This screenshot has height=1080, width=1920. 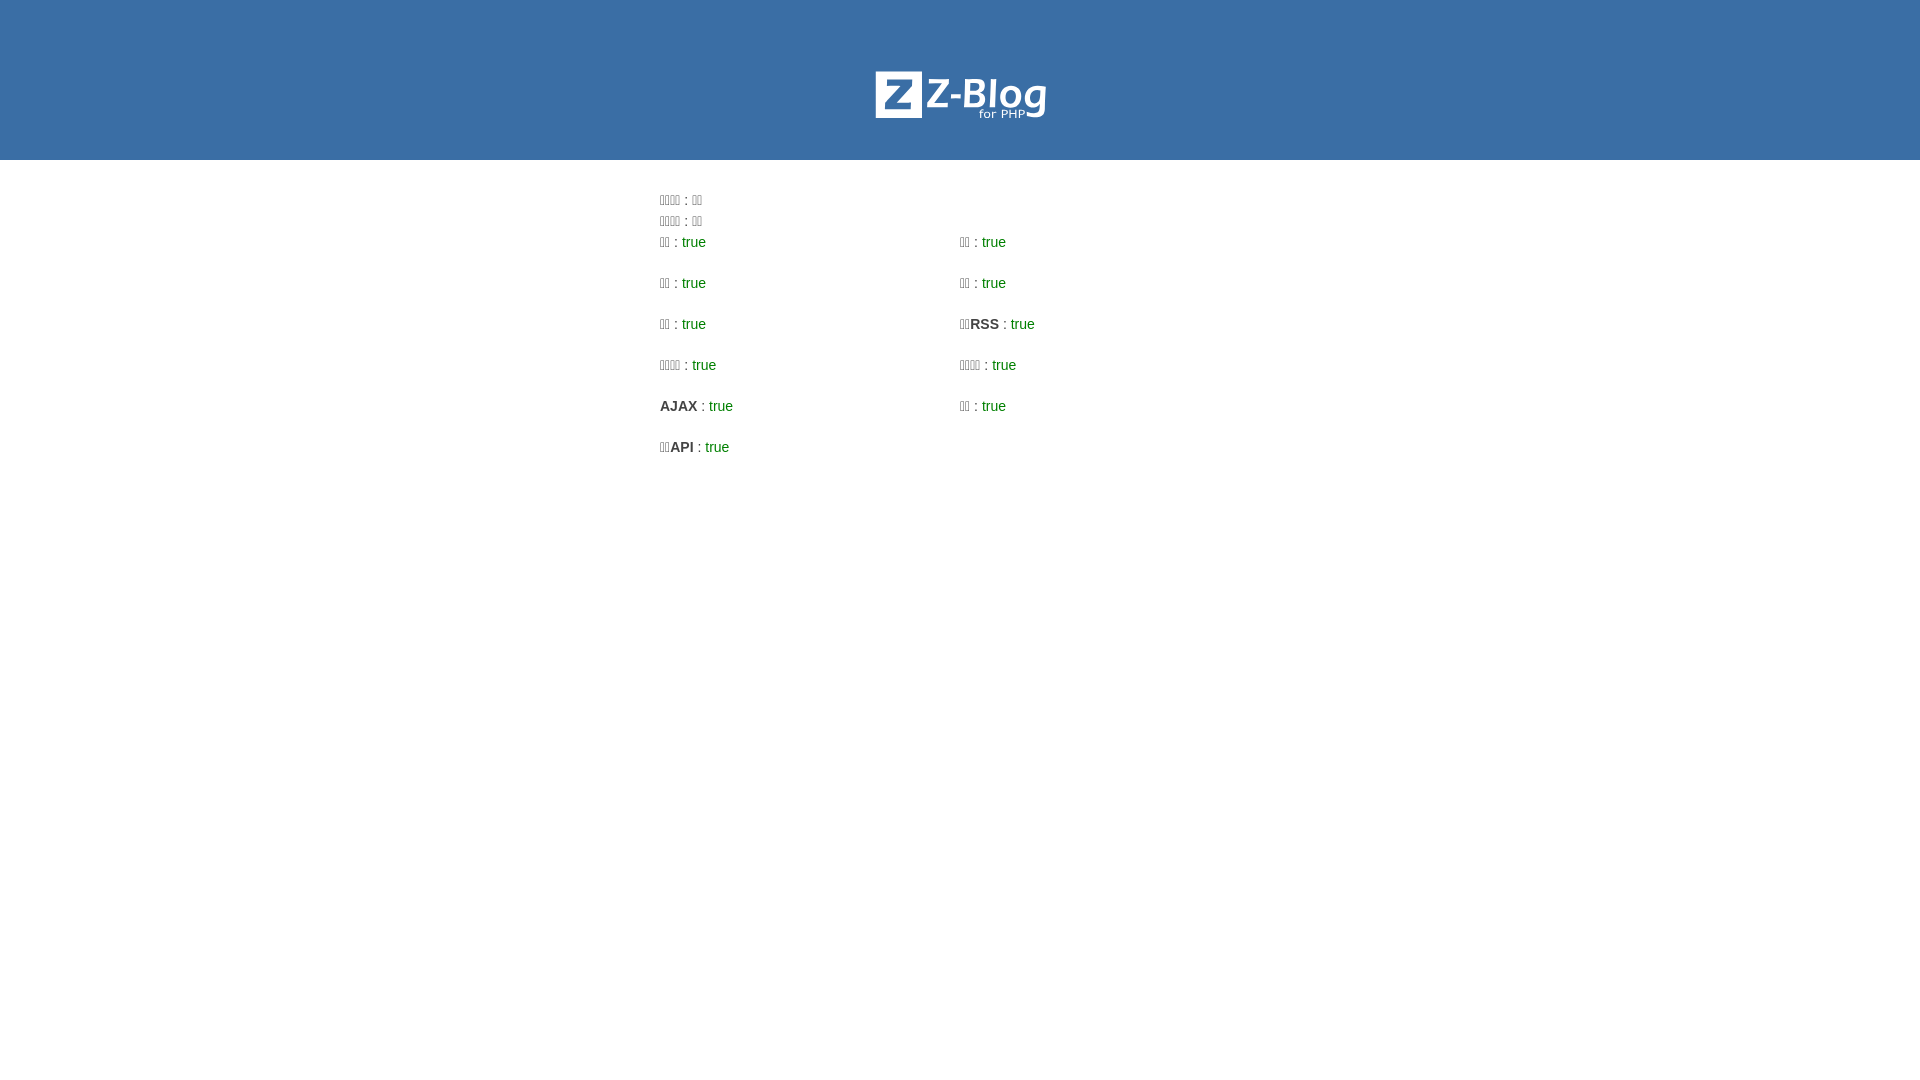 What do you see at coordinates (960, 95) in the screenshot?
I see `'Z-BlogPHP'` at bounding box center [960, 95].